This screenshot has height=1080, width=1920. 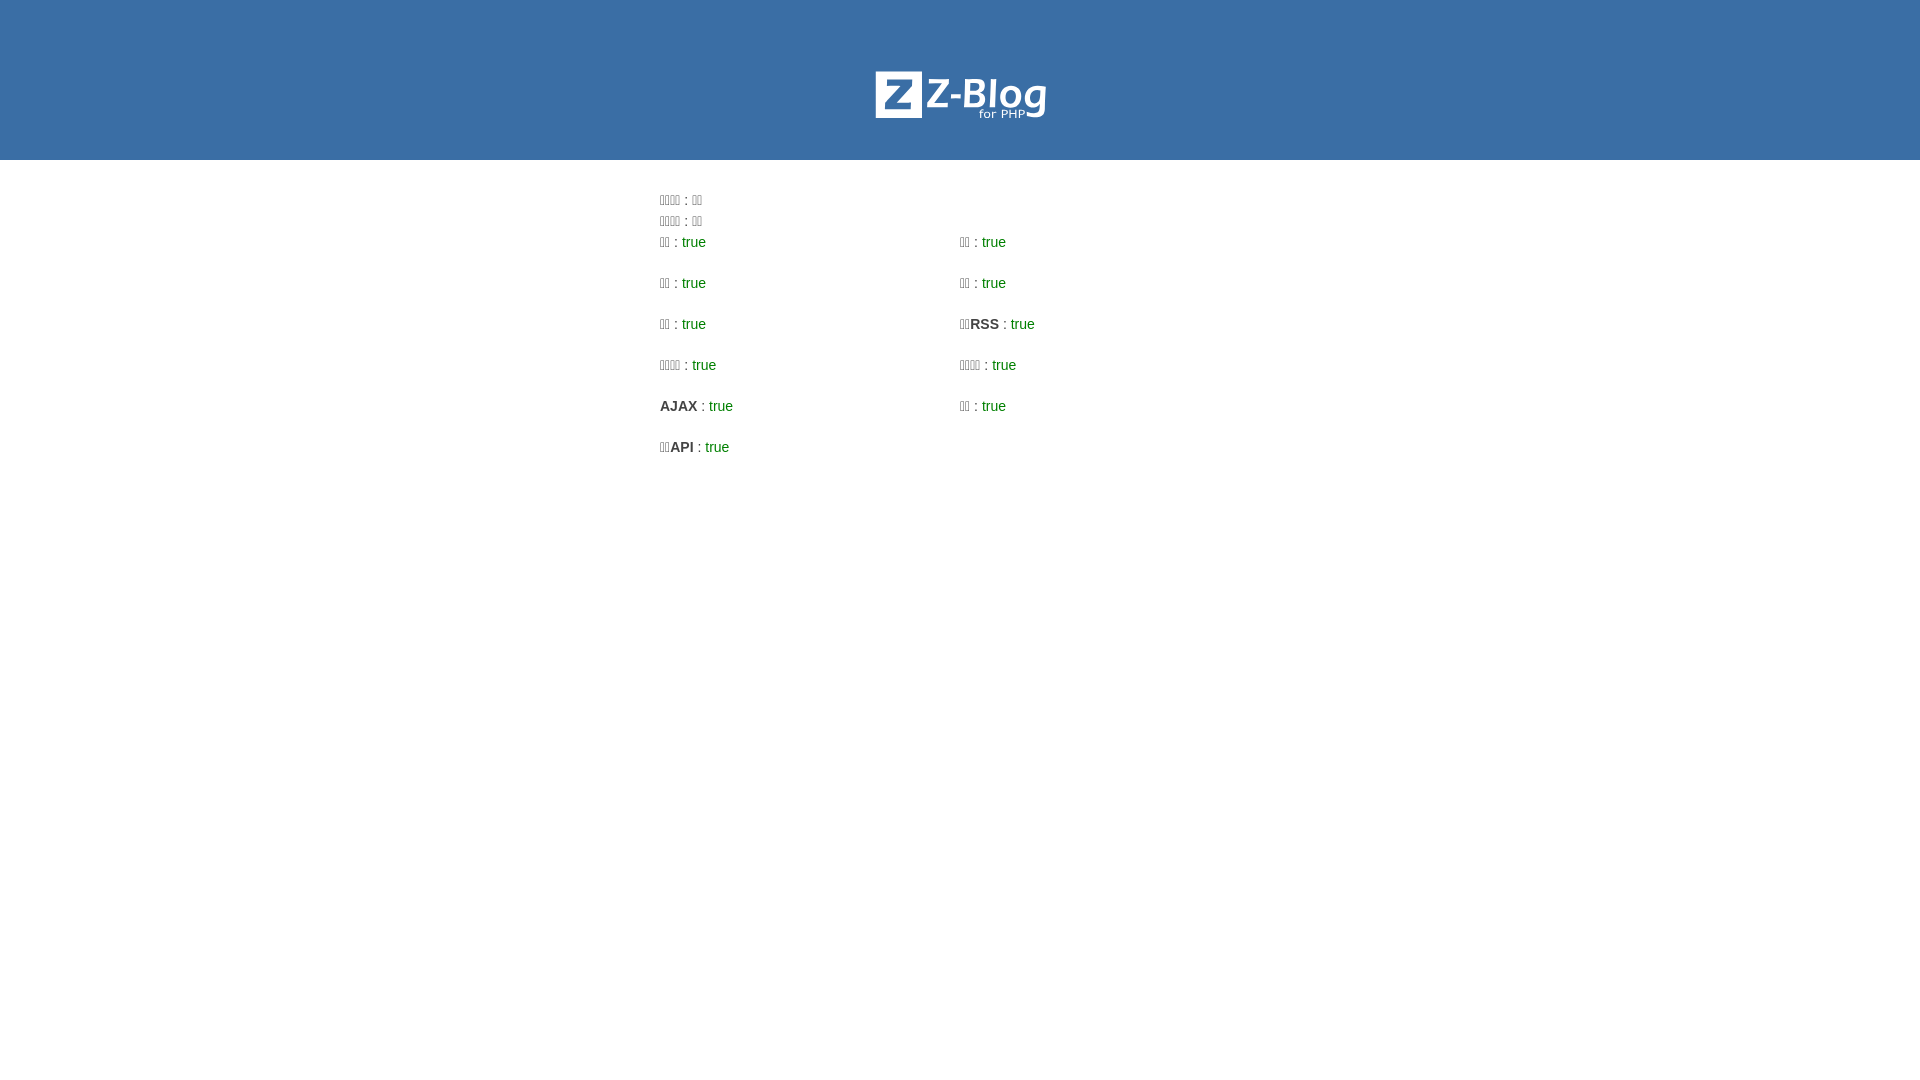 What do you see at coordinates (960, 95) in the screenshot?
I see `'Z-BlogPHP'` at bounding box center [960, 95].